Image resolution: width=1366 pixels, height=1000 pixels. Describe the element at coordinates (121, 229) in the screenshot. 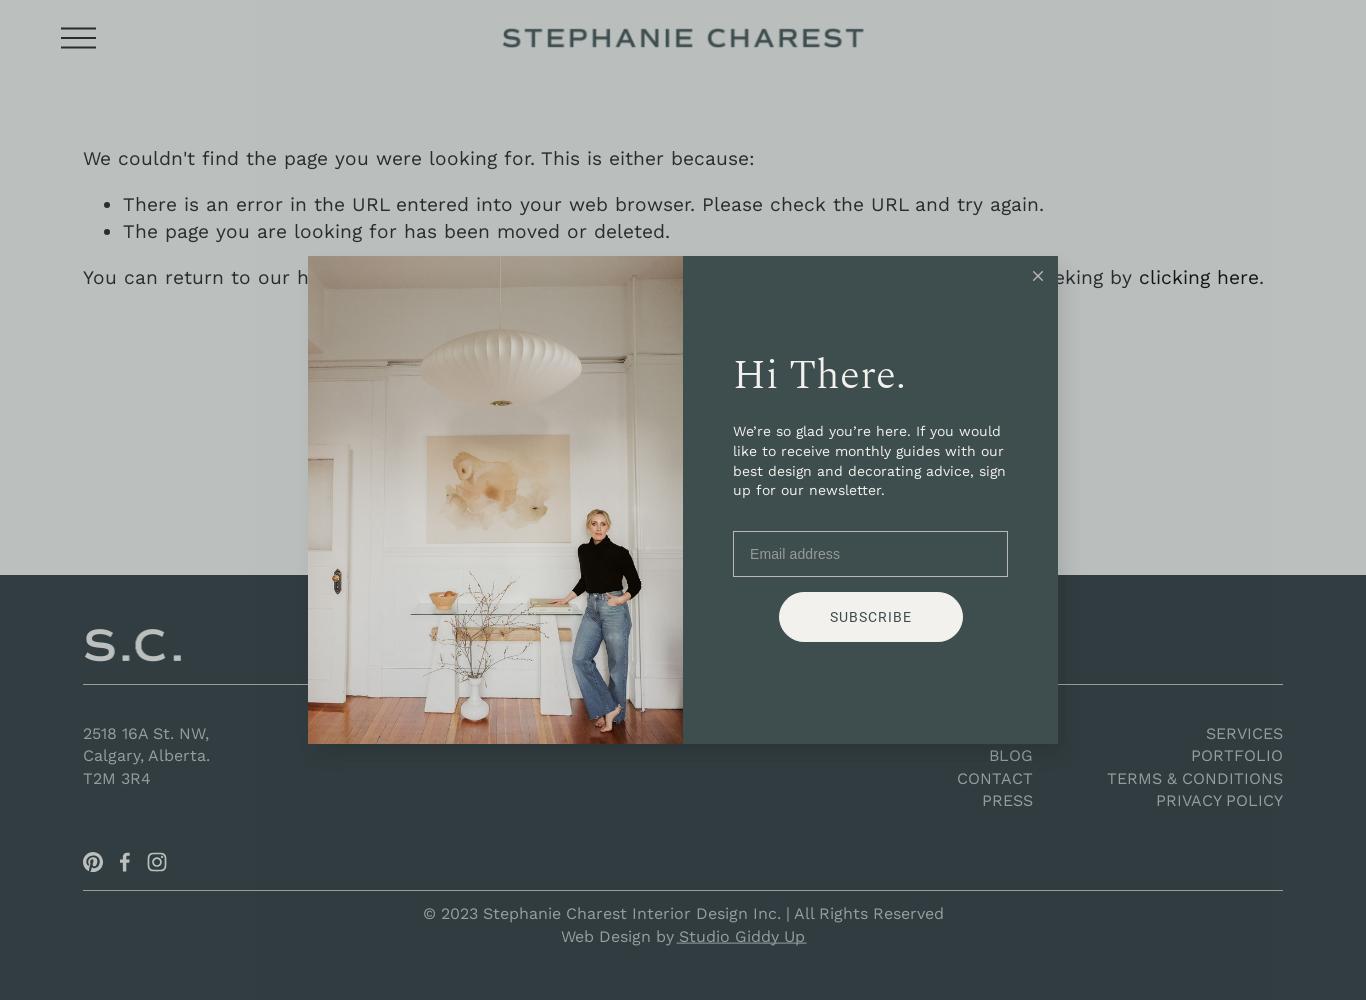

I see `'The page you are looking for has been moved or deleted.'` at that location.